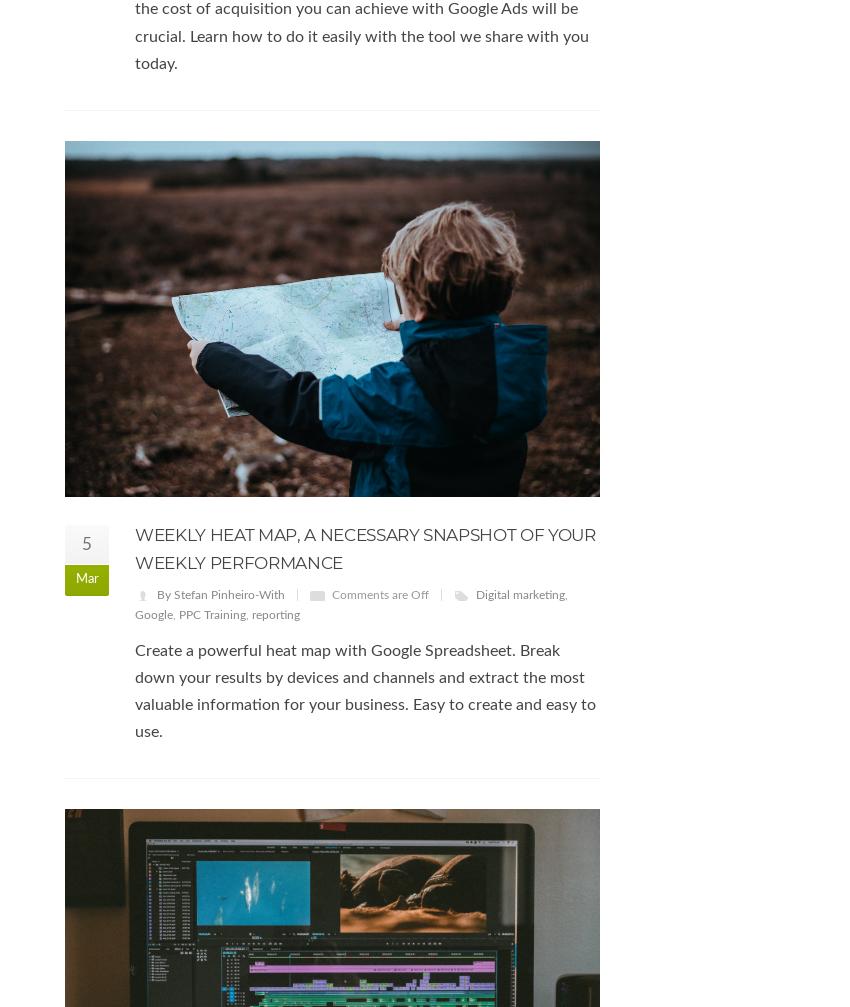 The image size is (850, 1007). Describe the element at coordinates (364, 690) in the screenshot. I see `'Create a powerful heat map with Google Spreadsheet. Break down your results by devices and channels and extract the most valuable information for your business. Easy to create and easy to use.'` at that location.